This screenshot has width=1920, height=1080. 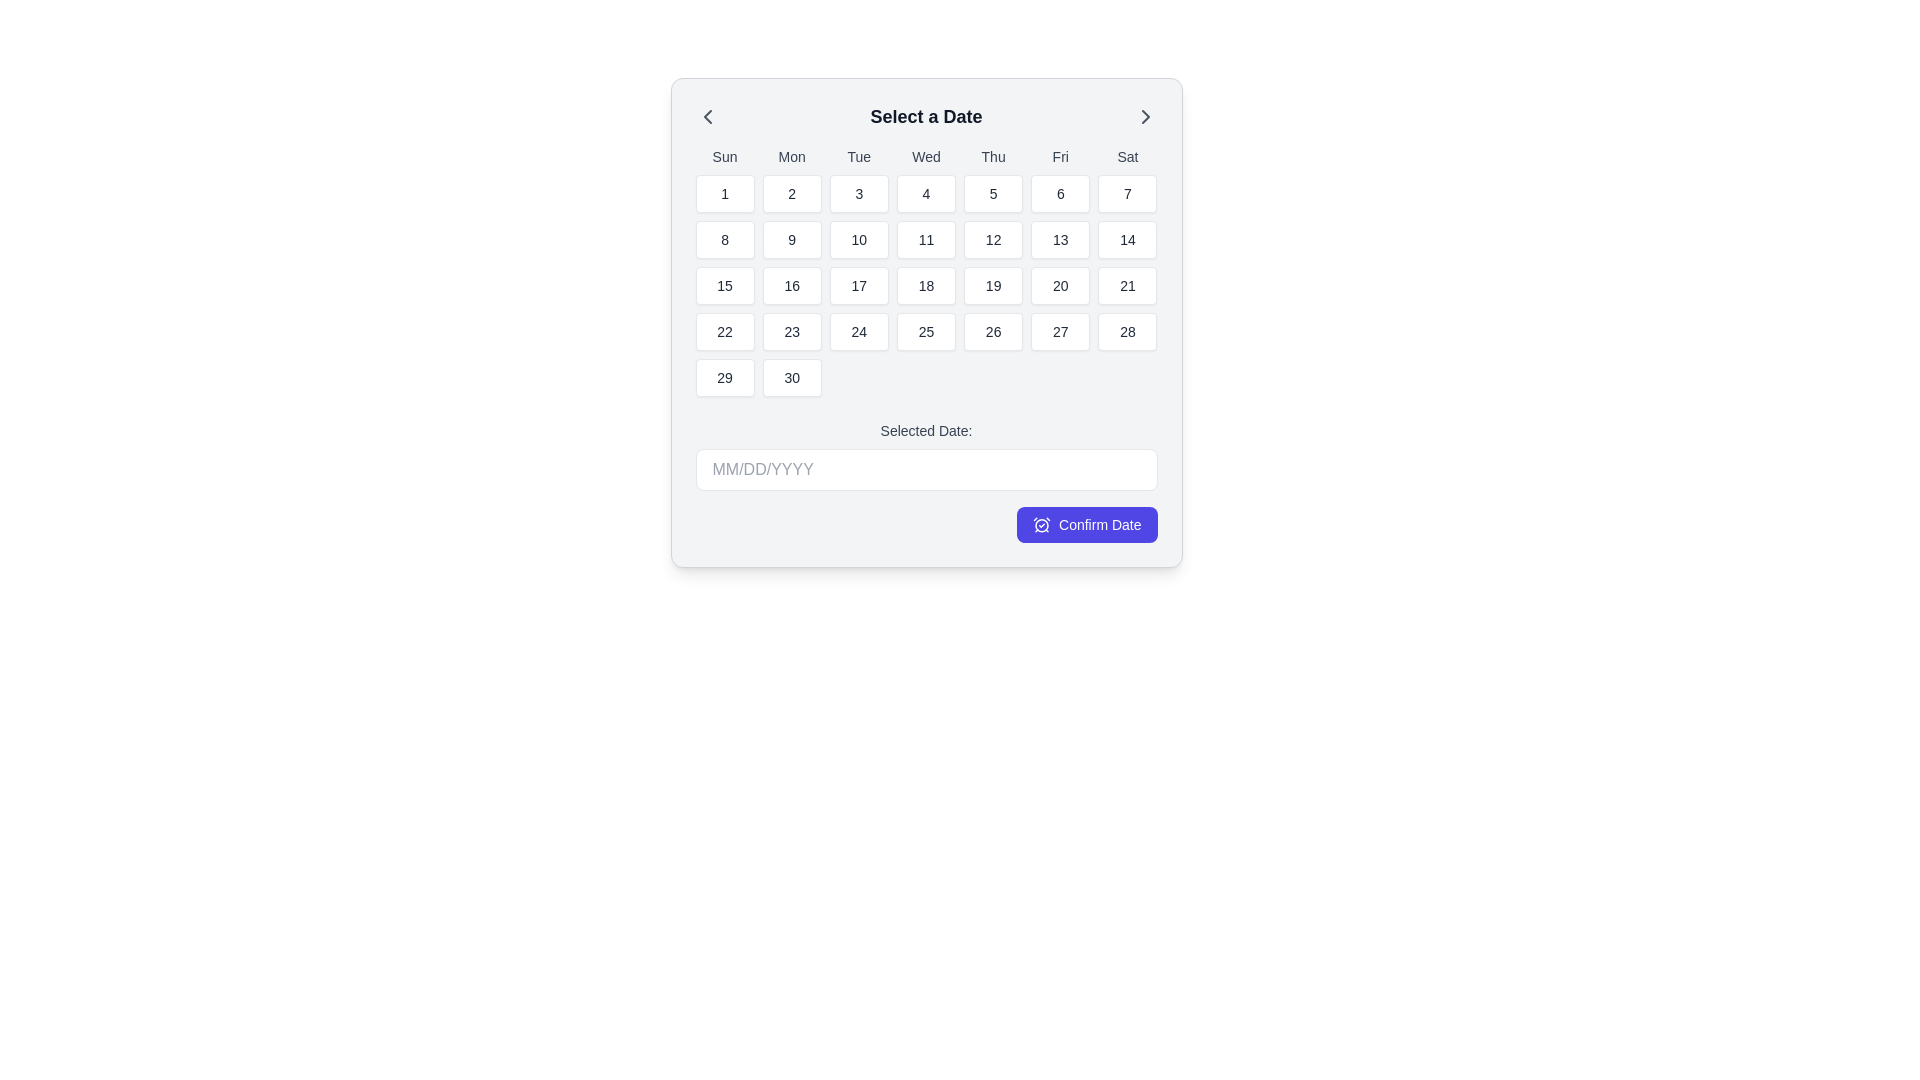 What do you see at coordinates (925, 272) in the screenshot?
I see `a specific day within the grid-based calendar display` at bounding box center [925, 272].